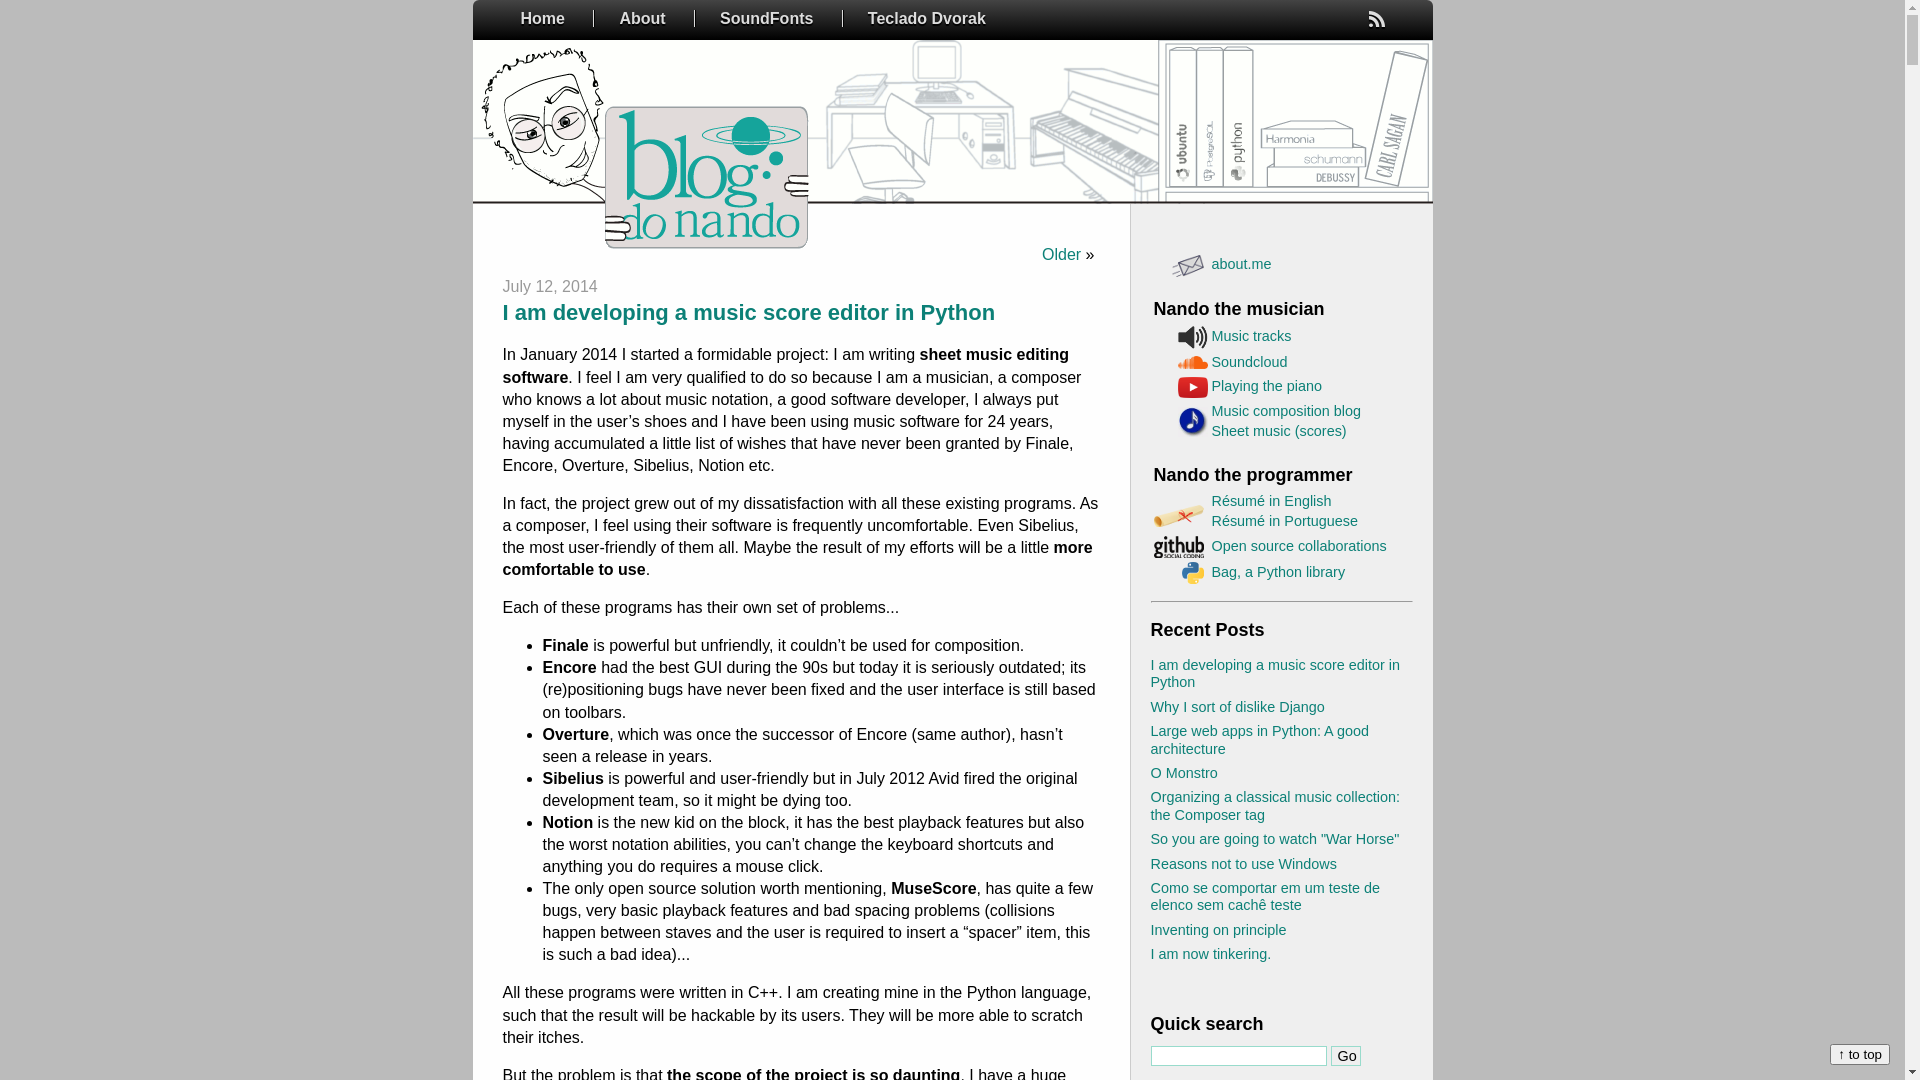 The width and height of the screenshot is (1920, 1080). What do you see at coordinates (1257, 739) in the screenshot?
I see `'Large web apps in Python: A good architecture'` at bounding box center [1257, 739].